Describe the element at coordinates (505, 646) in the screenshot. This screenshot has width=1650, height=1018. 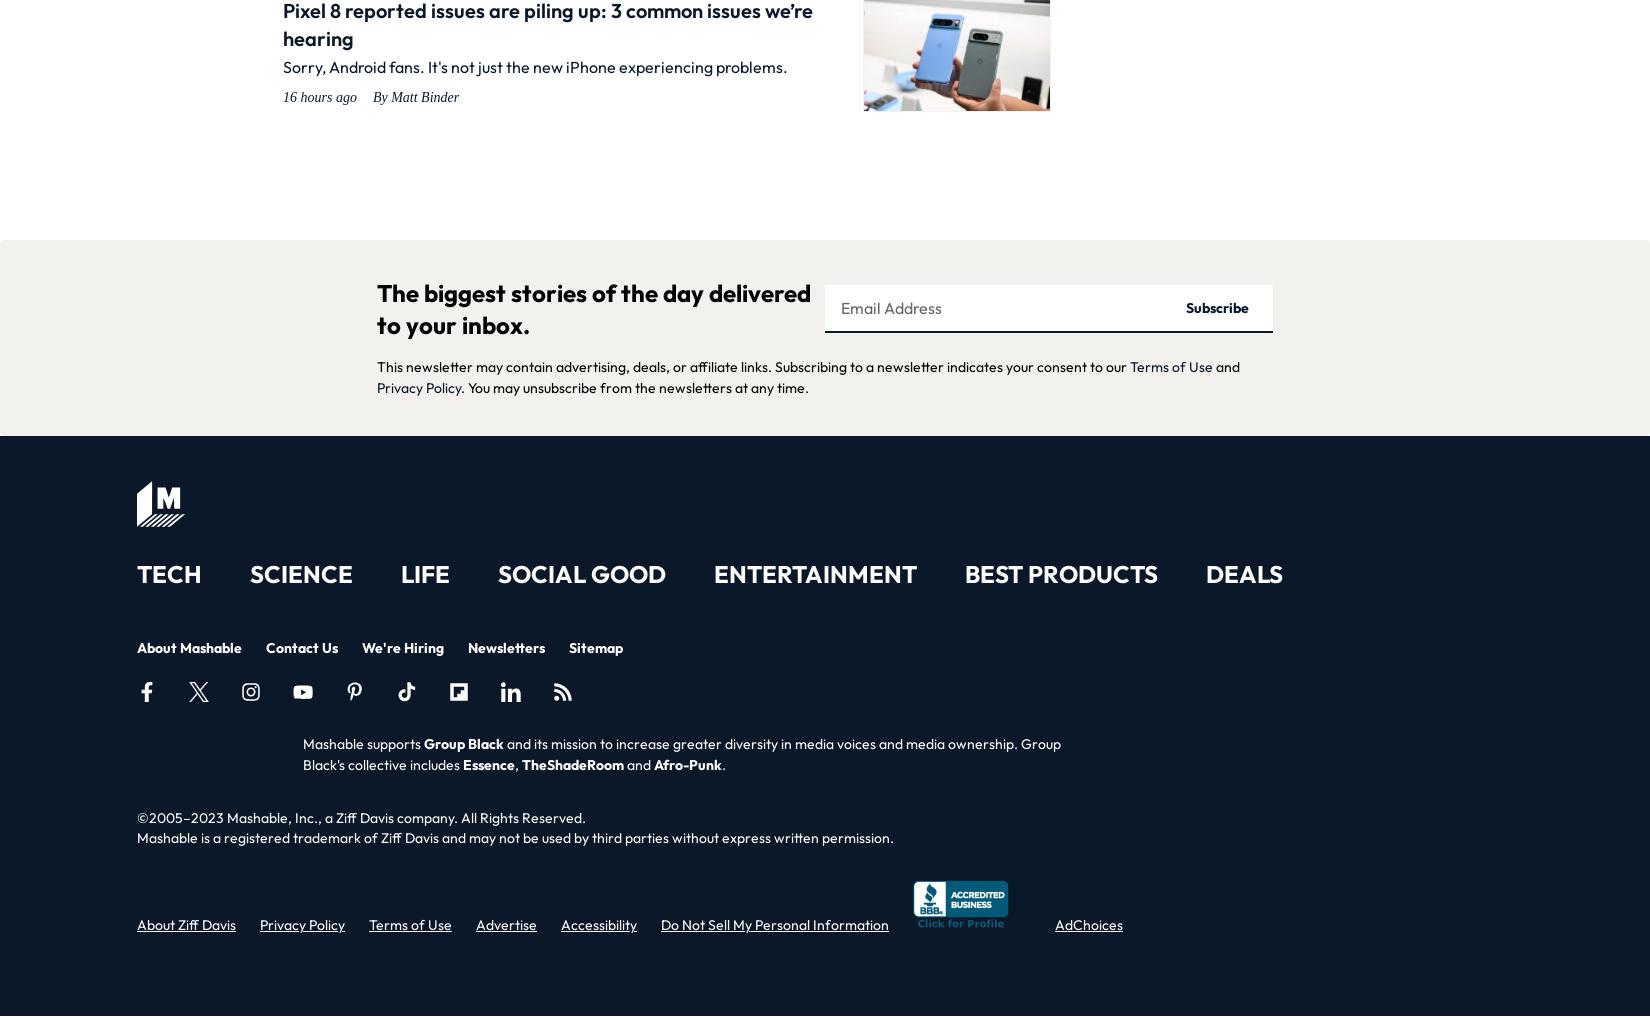
I see `'Newsletters'` at that location.